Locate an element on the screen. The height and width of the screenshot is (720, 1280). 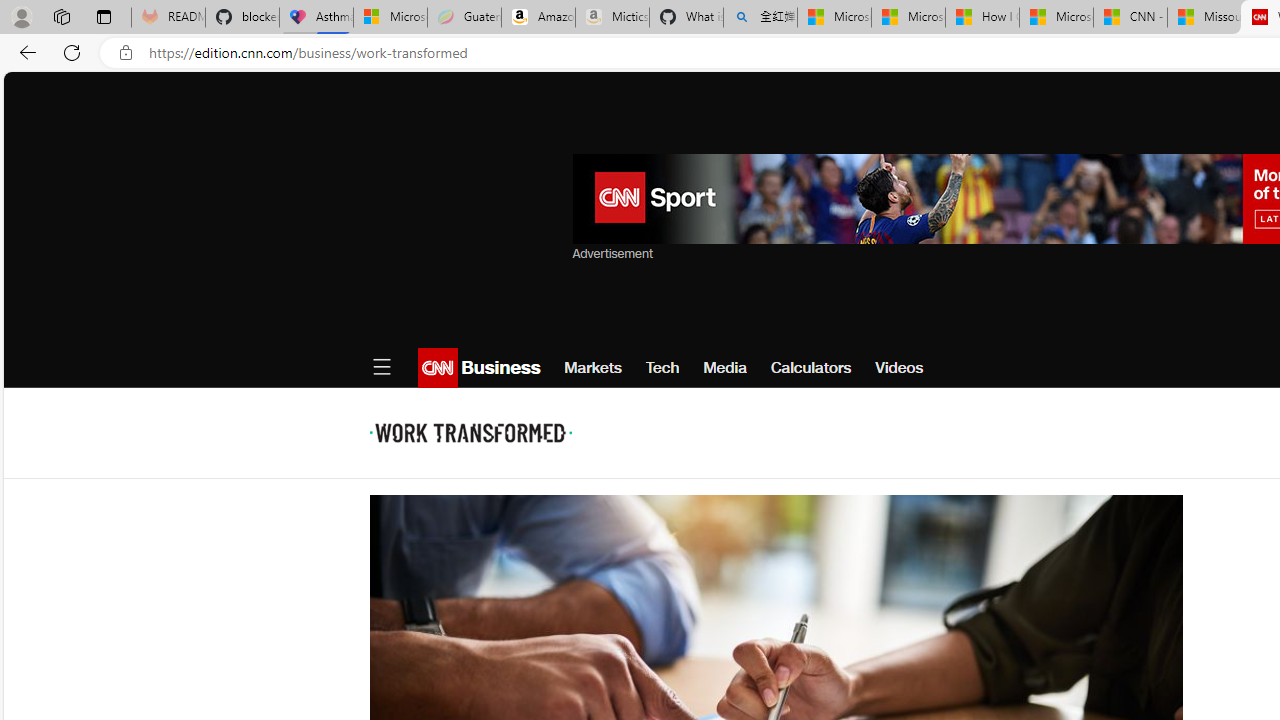
'Markets' is located at coordinates (592, 367).